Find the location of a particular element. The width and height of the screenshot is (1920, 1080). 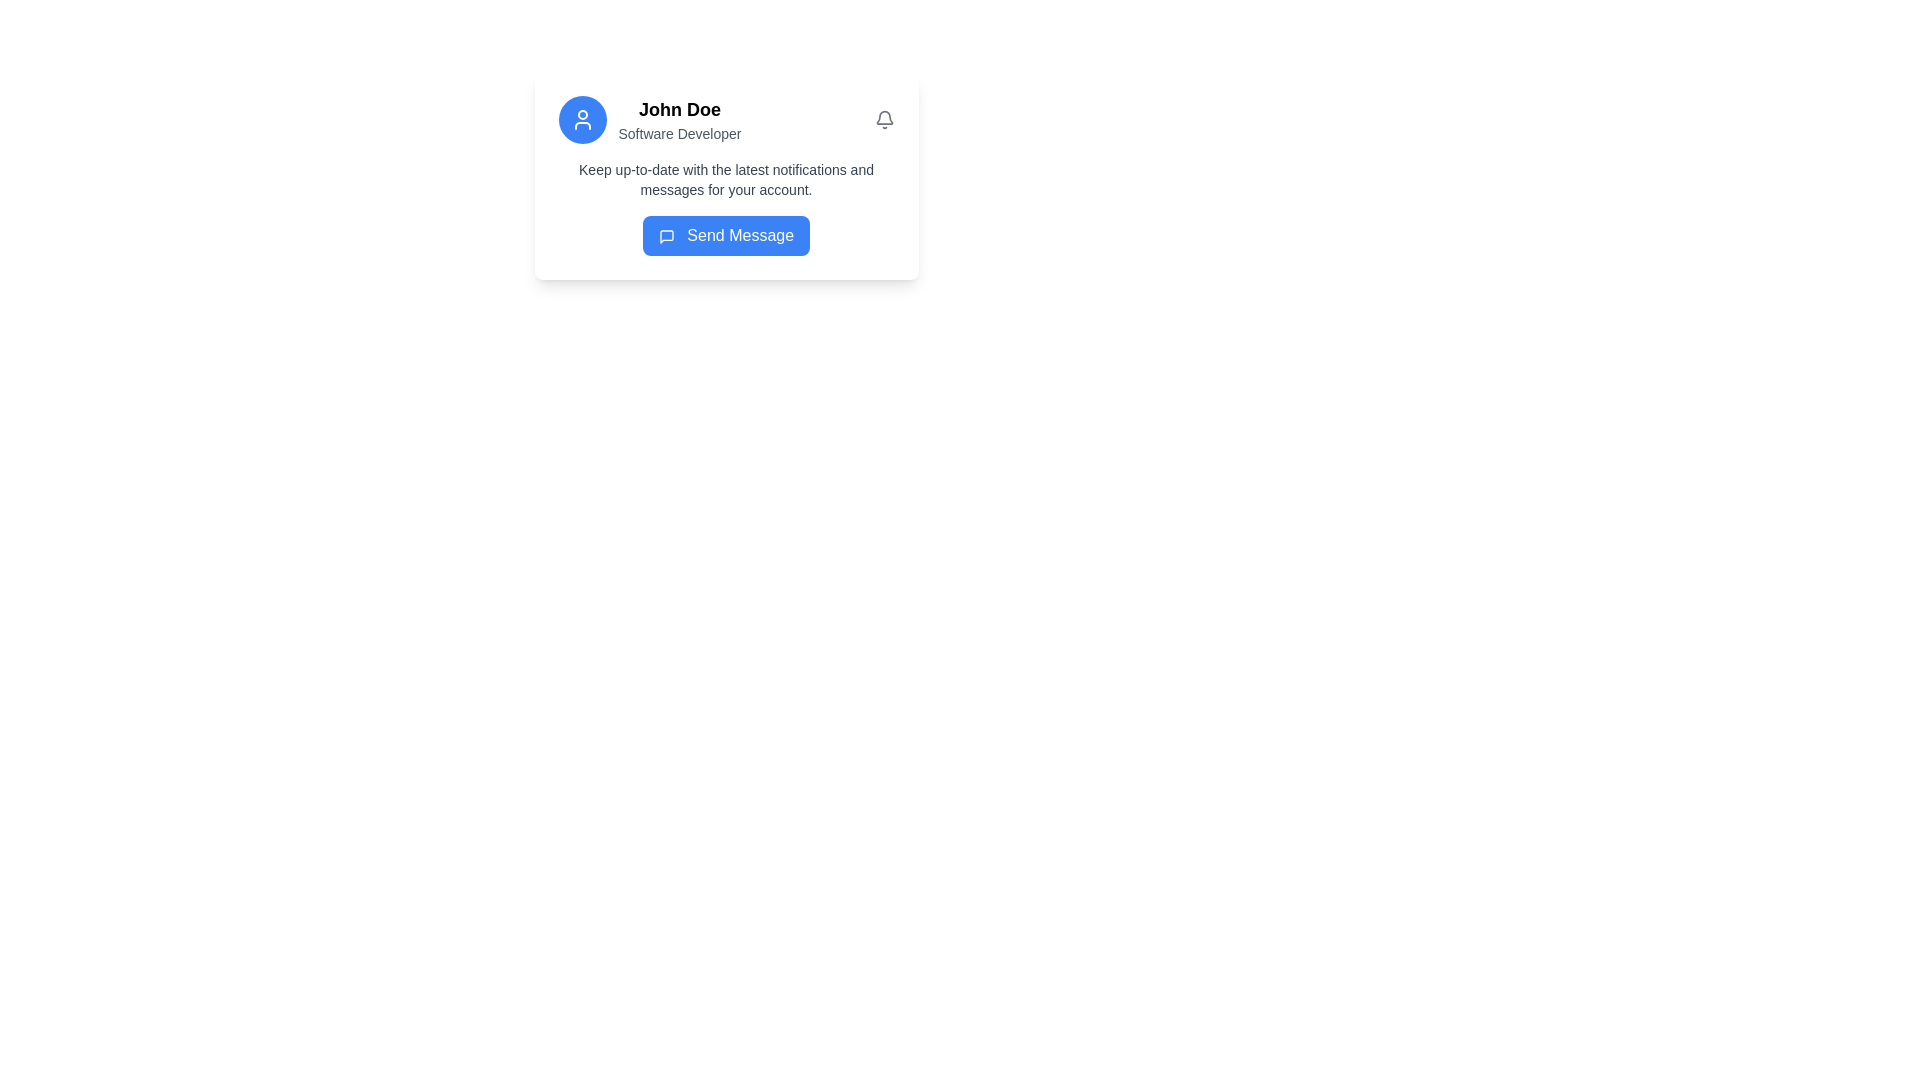

the text label reading 'Software Developer', which is displayed in a smaller light gray font below the name 'John Doe' is located at coordinates (680, 134).